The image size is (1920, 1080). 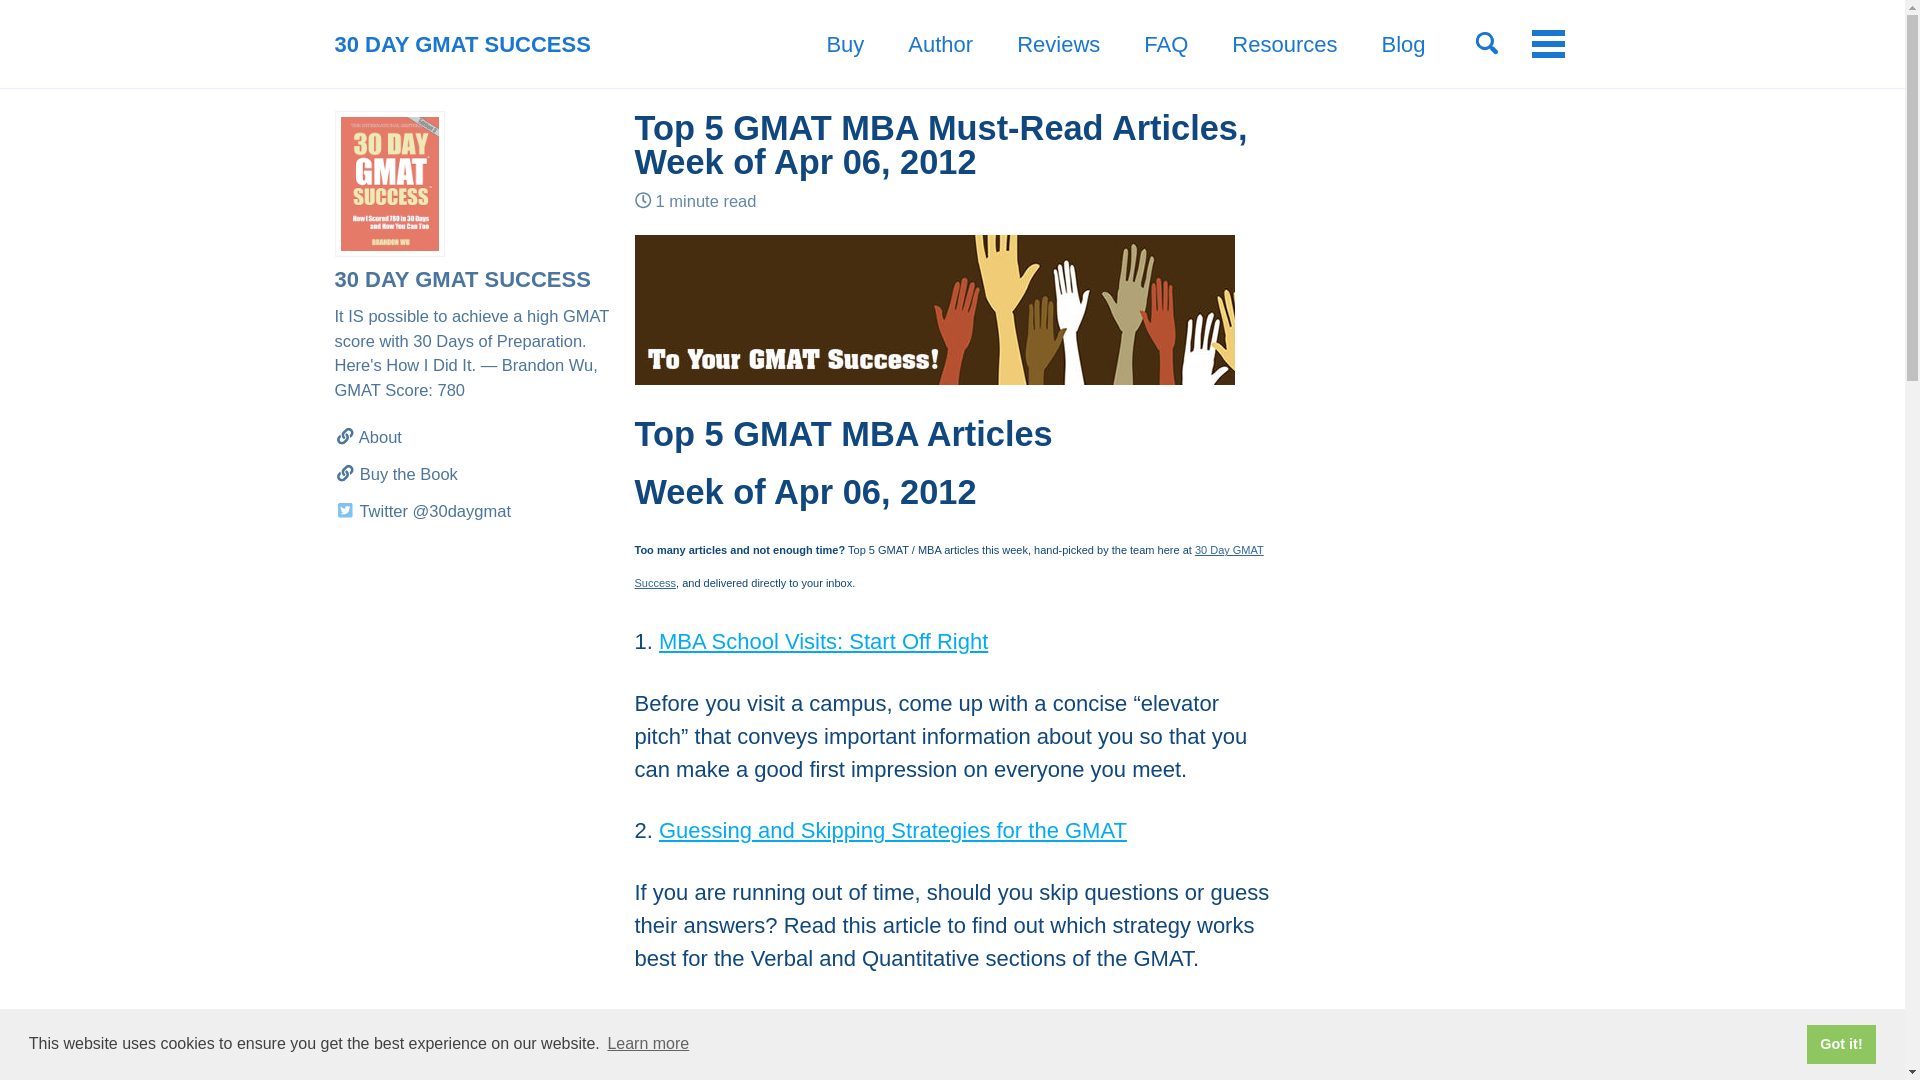 I want to click on 'Learn more', so click(x=648, y=1043).